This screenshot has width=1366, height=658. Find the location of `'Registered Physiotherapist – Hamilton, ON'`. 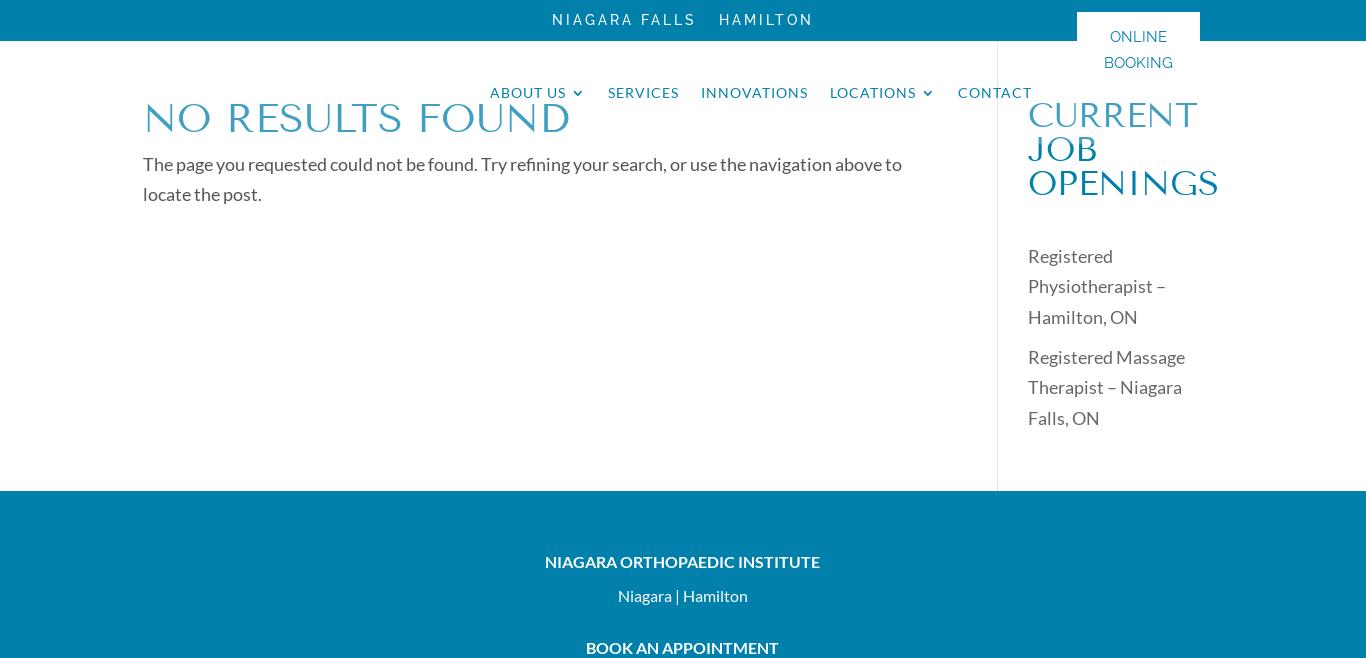

'Registered Physiotherapist – Hamilton, ON' is located at coordinates (1025, 286).